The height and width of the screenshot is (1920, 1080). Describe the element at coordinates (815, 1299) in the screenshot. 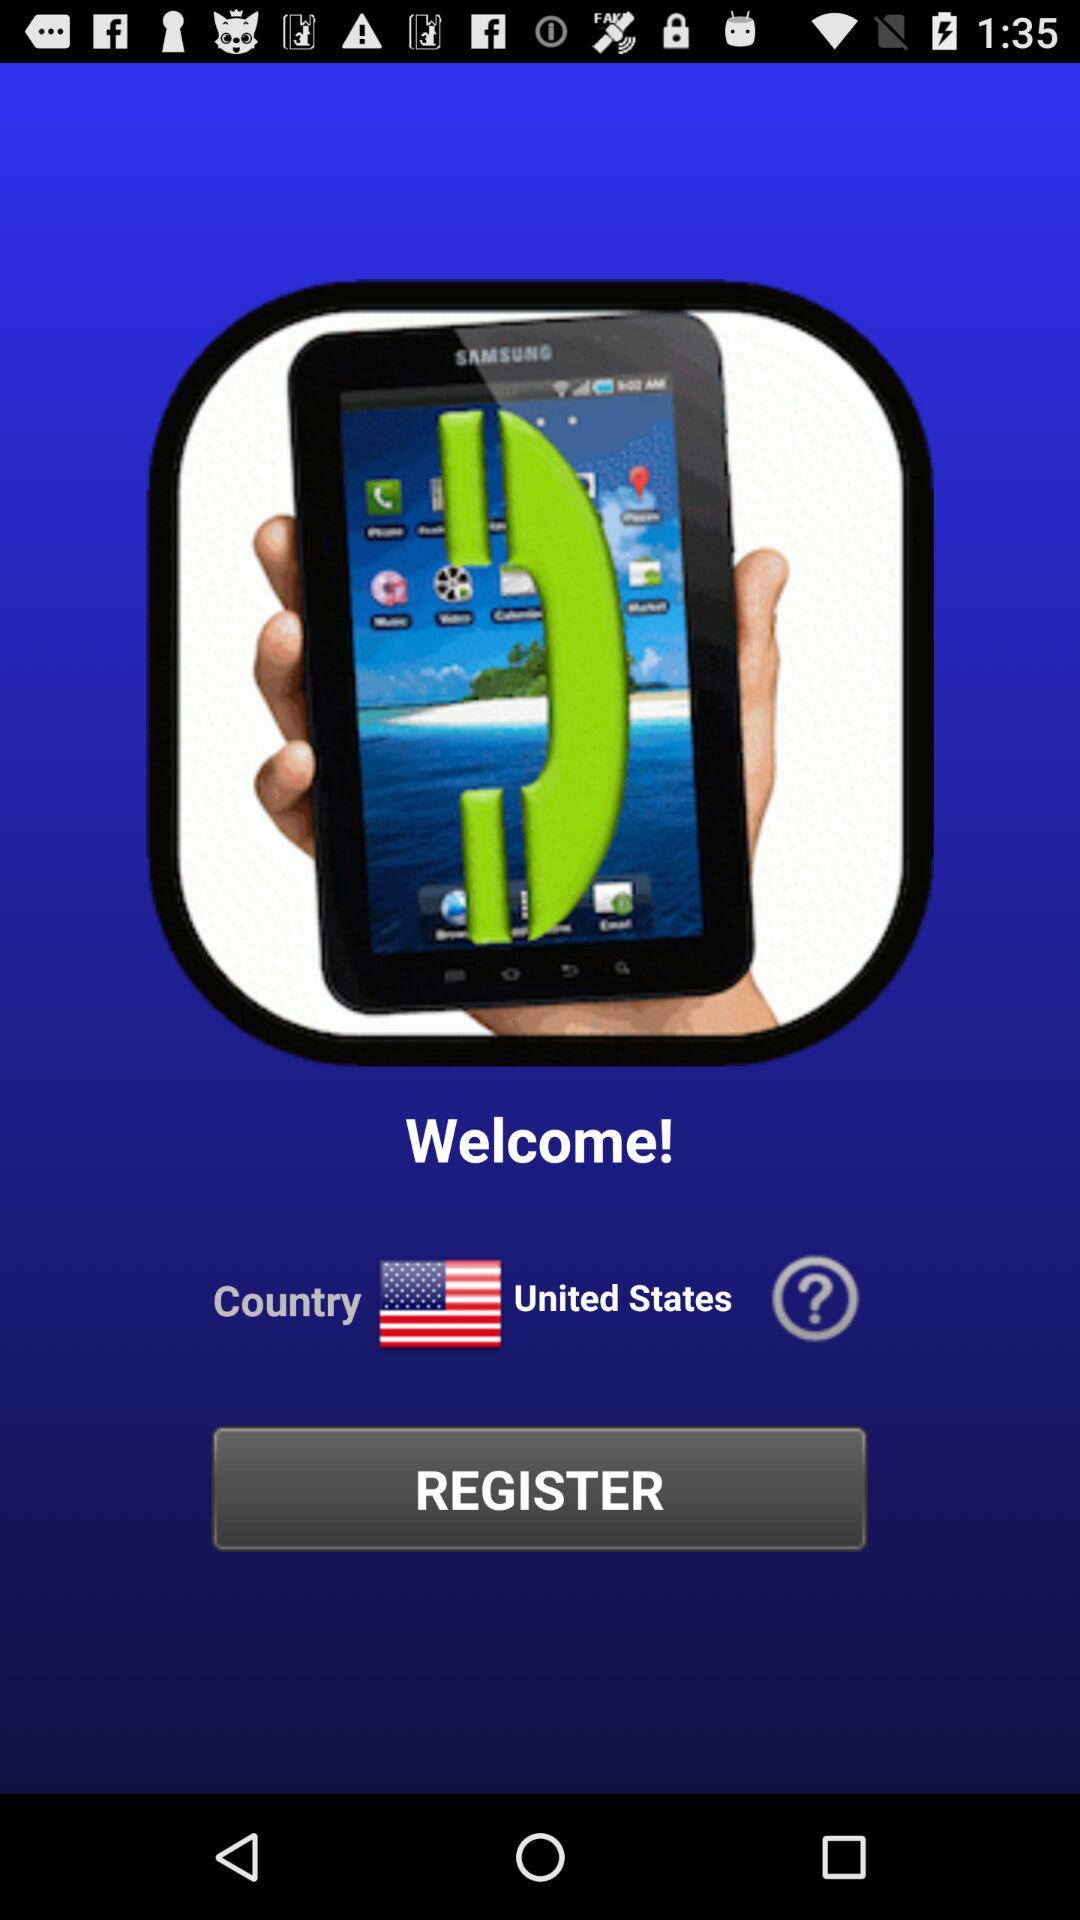

I see `item at the bottom right corner` at that location.